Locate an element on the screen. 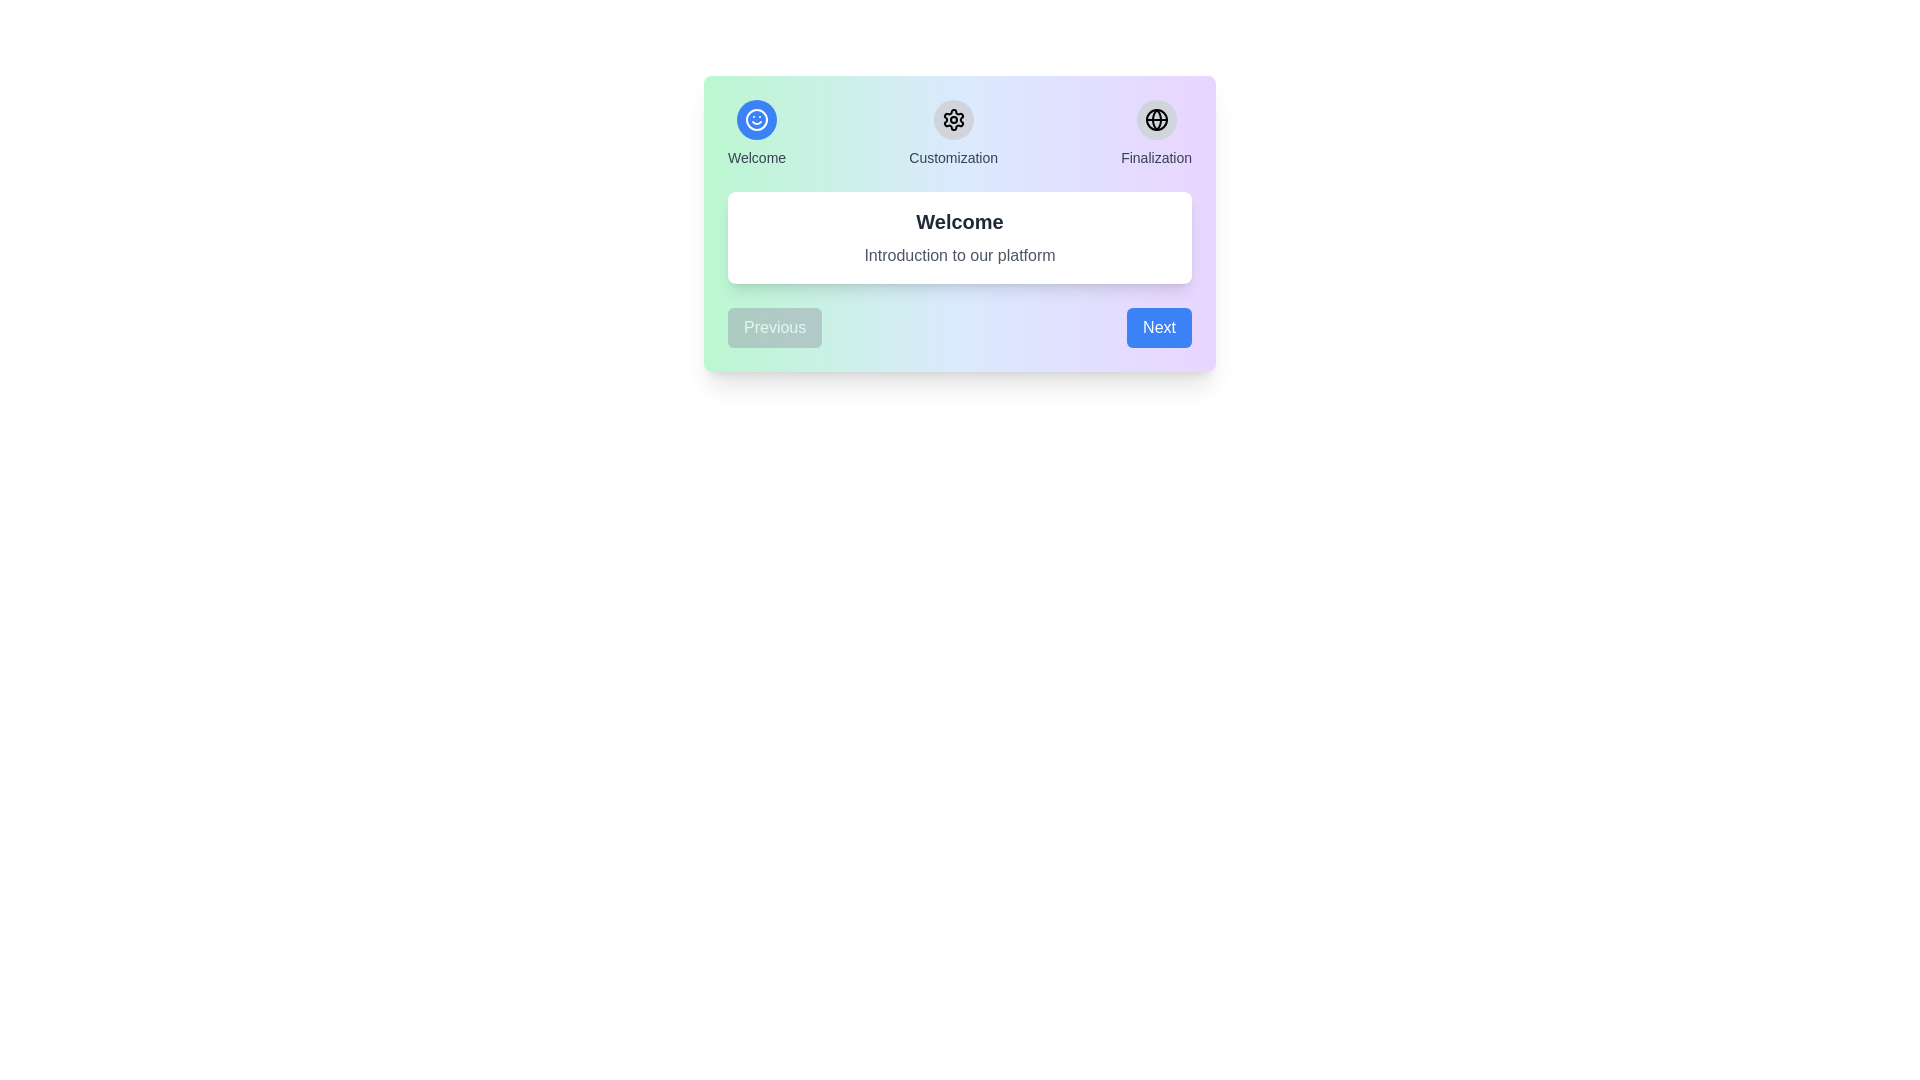 This screenshot has width=1920, height=1080. the 'Previous' button is located at coordinates (774, 326).